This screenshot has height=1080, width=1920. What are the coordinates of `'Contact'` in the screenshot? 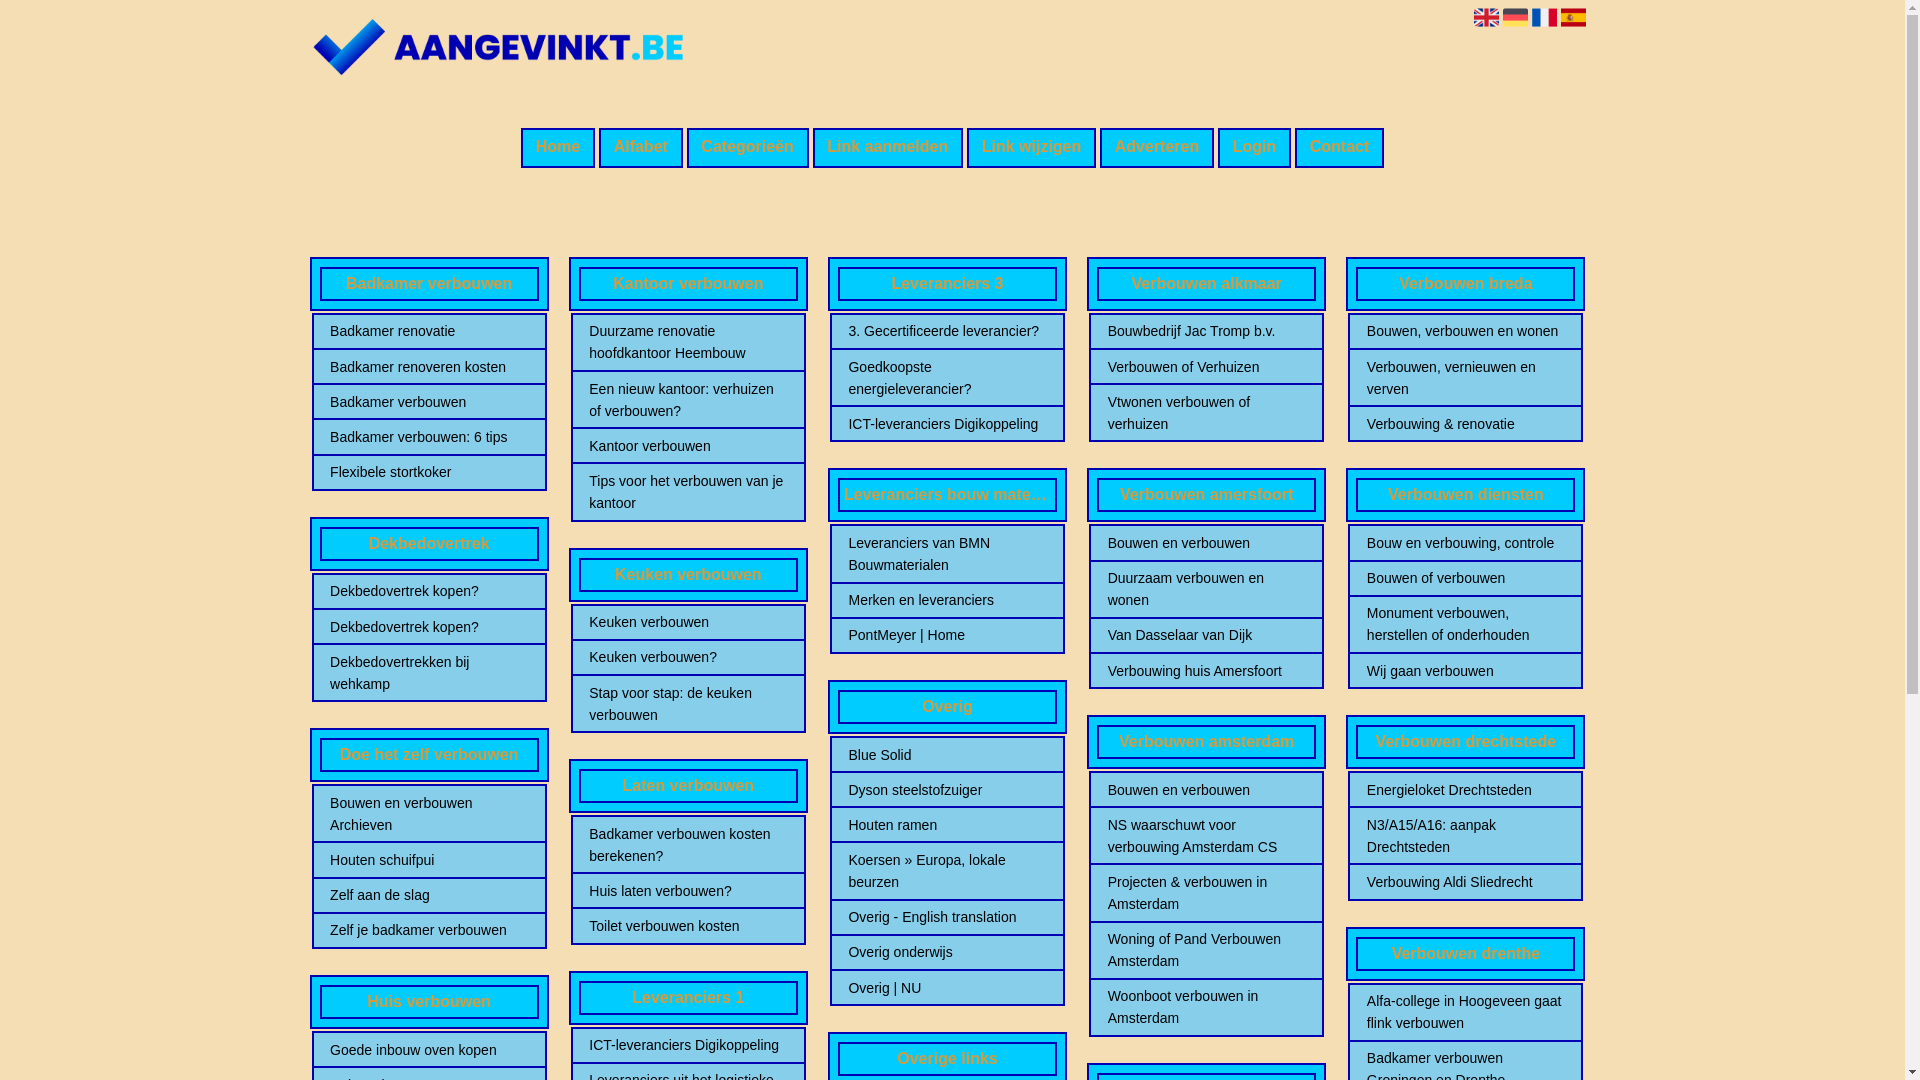 It's located at (1295, 146).